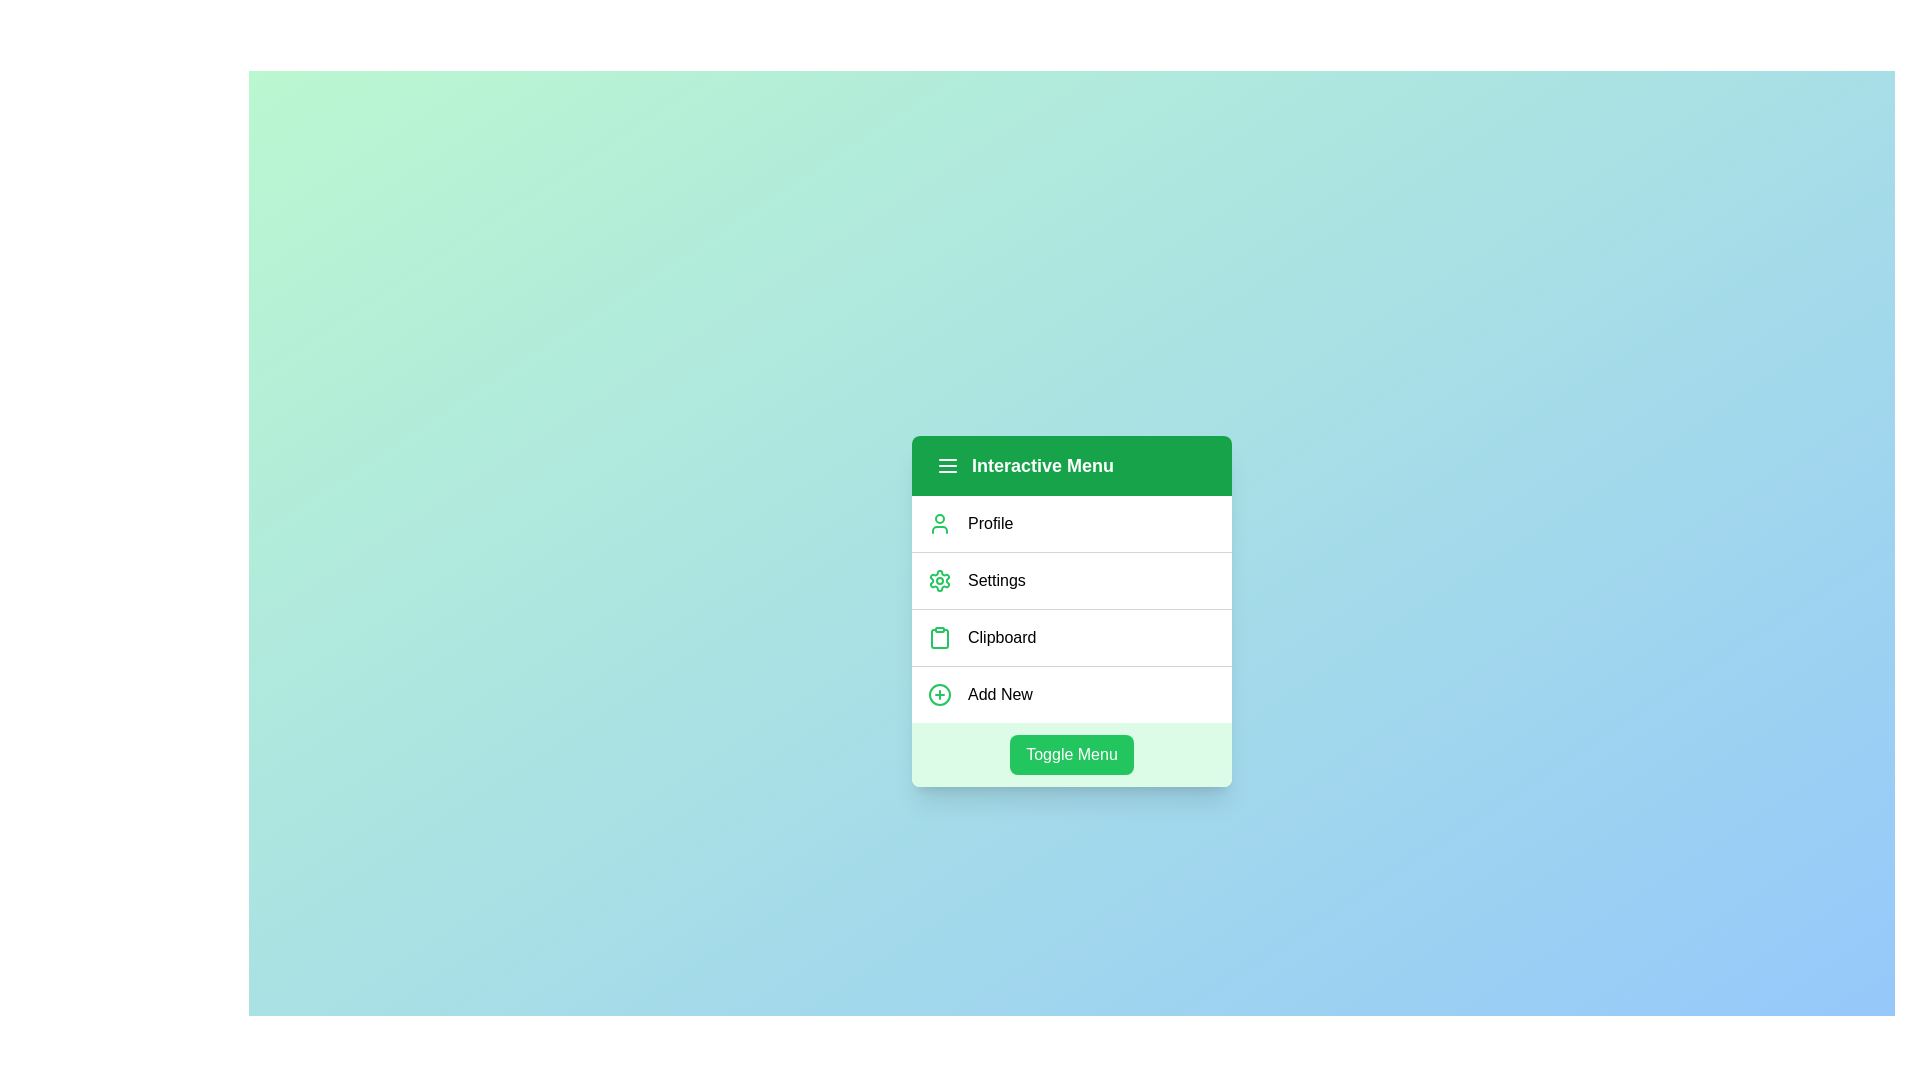 Image resolution: width=1920 pixels, height=1080 pixels. What do you see at coordinates (1070, 579) in the screenshot?
I see `the menu item Settings` at bounding box center [1070, 579].